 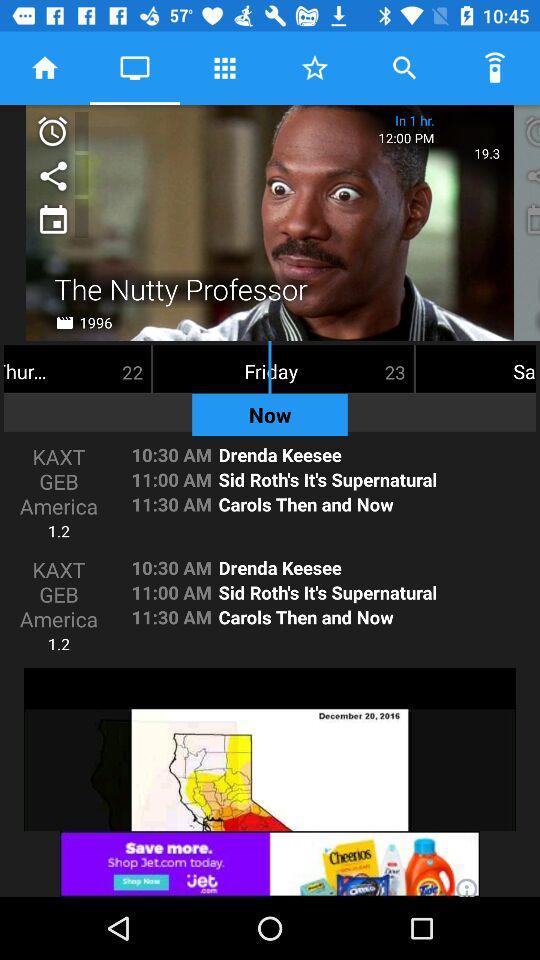 I want to click on the time icon, so click(x=52, y=130).